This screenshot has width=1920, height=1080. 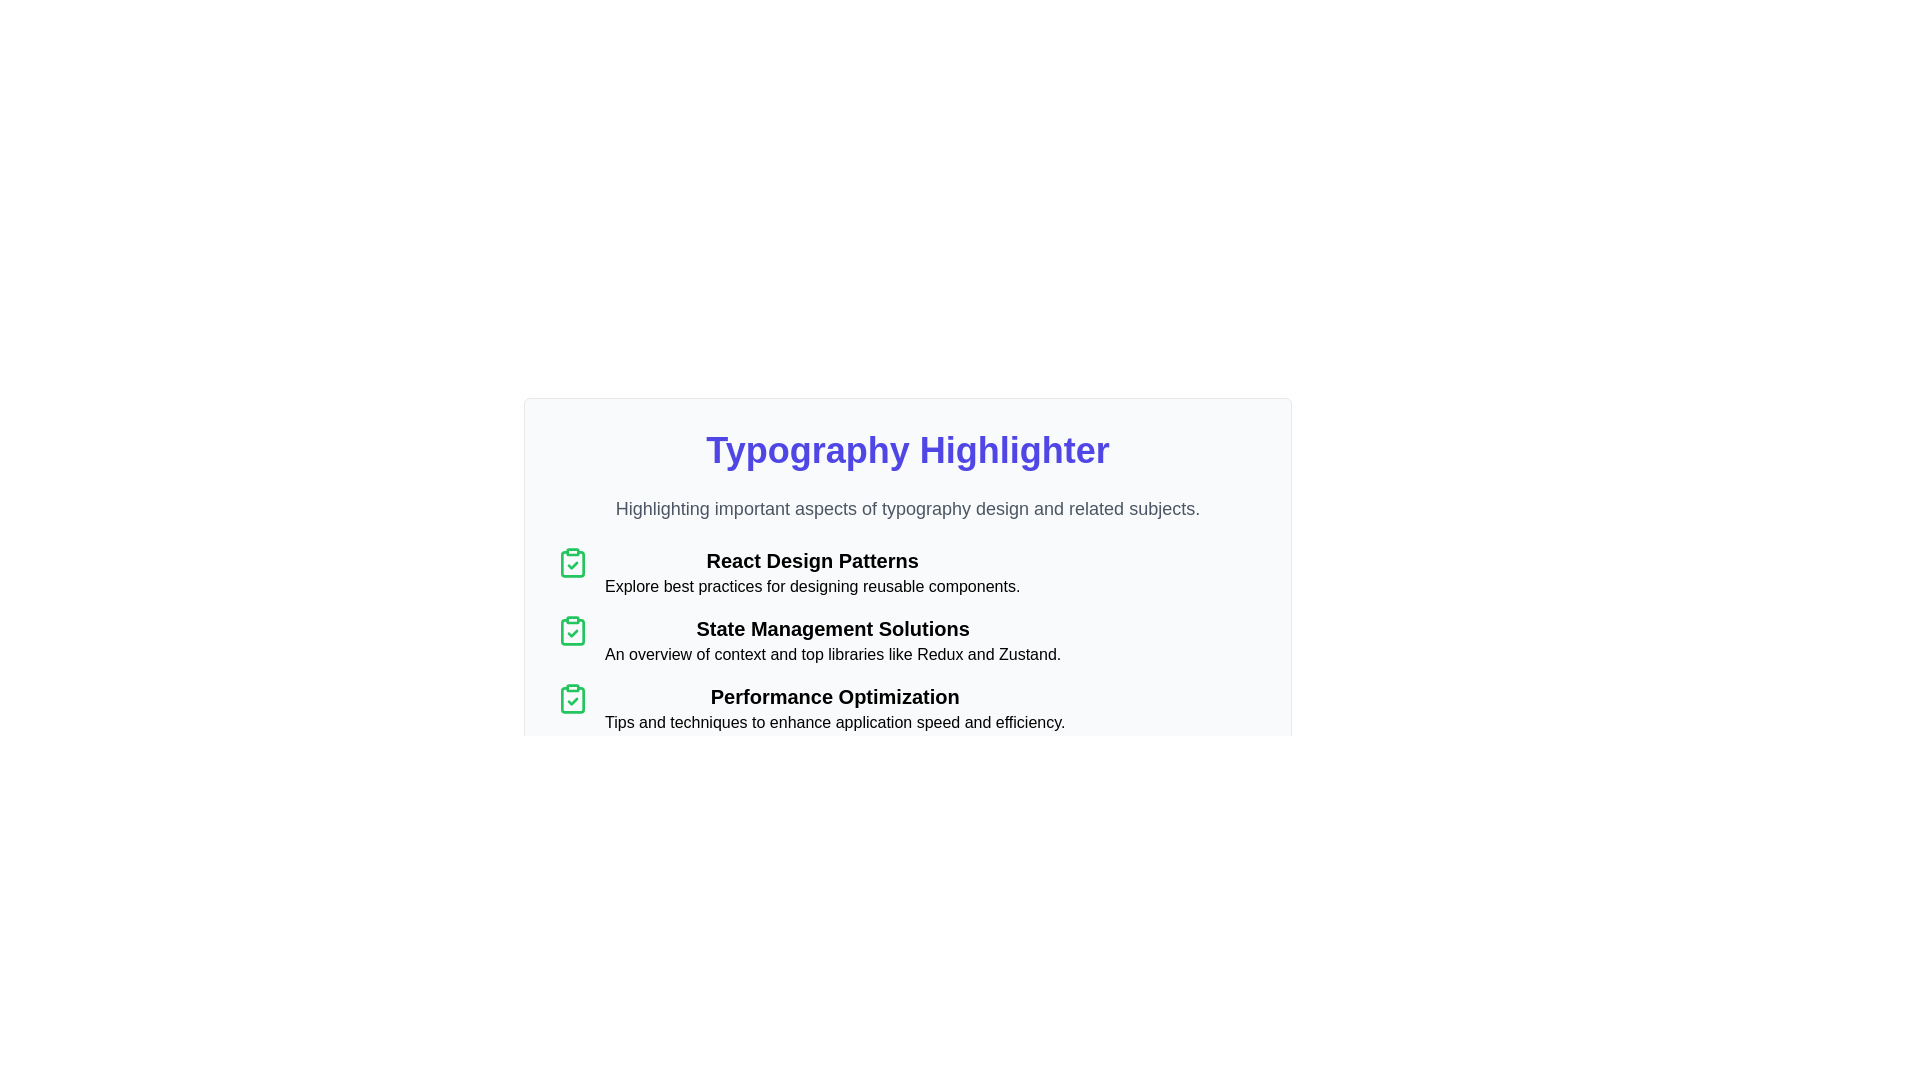 What do you see at coordinates (571, 697) in the screenshot?
I see `the icon representing the completion or success of 'Performance Optimization'` at bounding box center [571, 697].